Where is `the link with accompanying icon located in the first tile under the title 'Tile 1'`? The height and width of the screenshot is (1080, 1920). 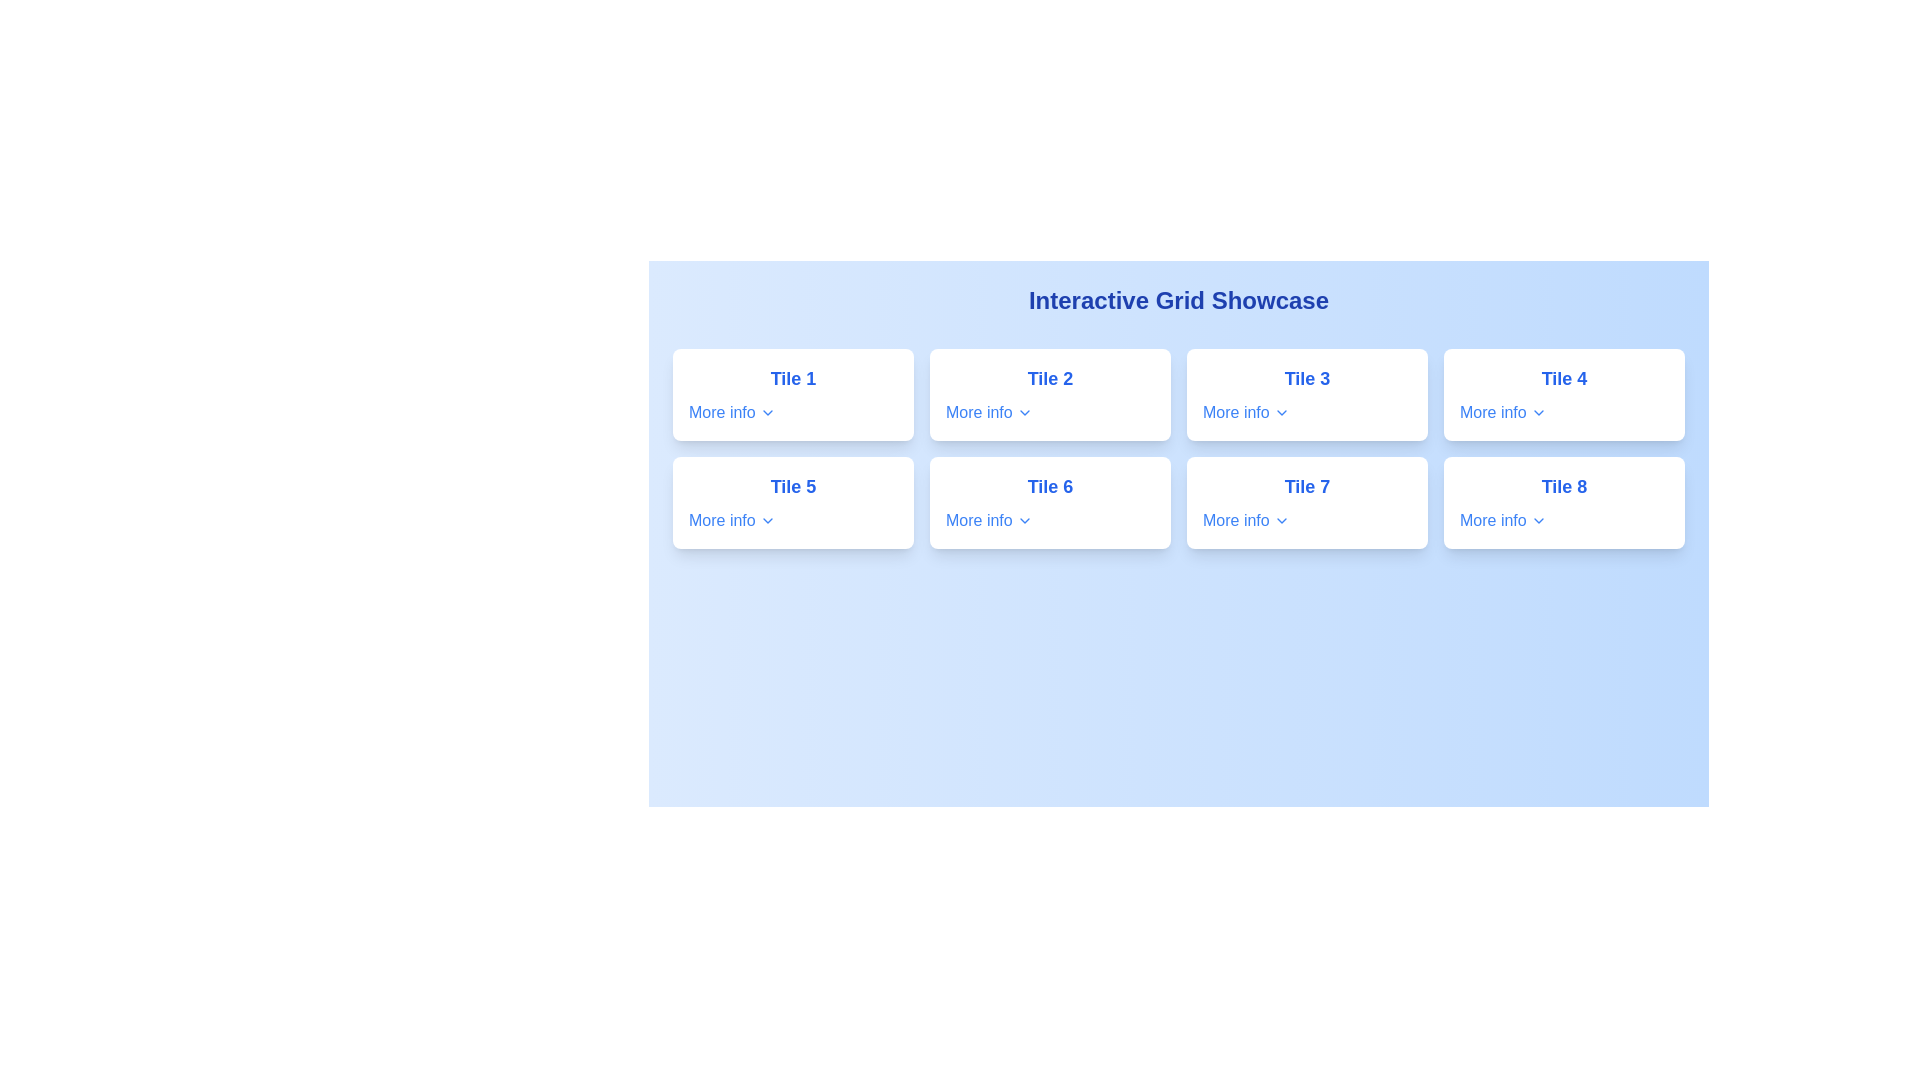
the link with accompanying icon located in the first tile under the title 'Tile 1' is located at coordinates (731, 411).